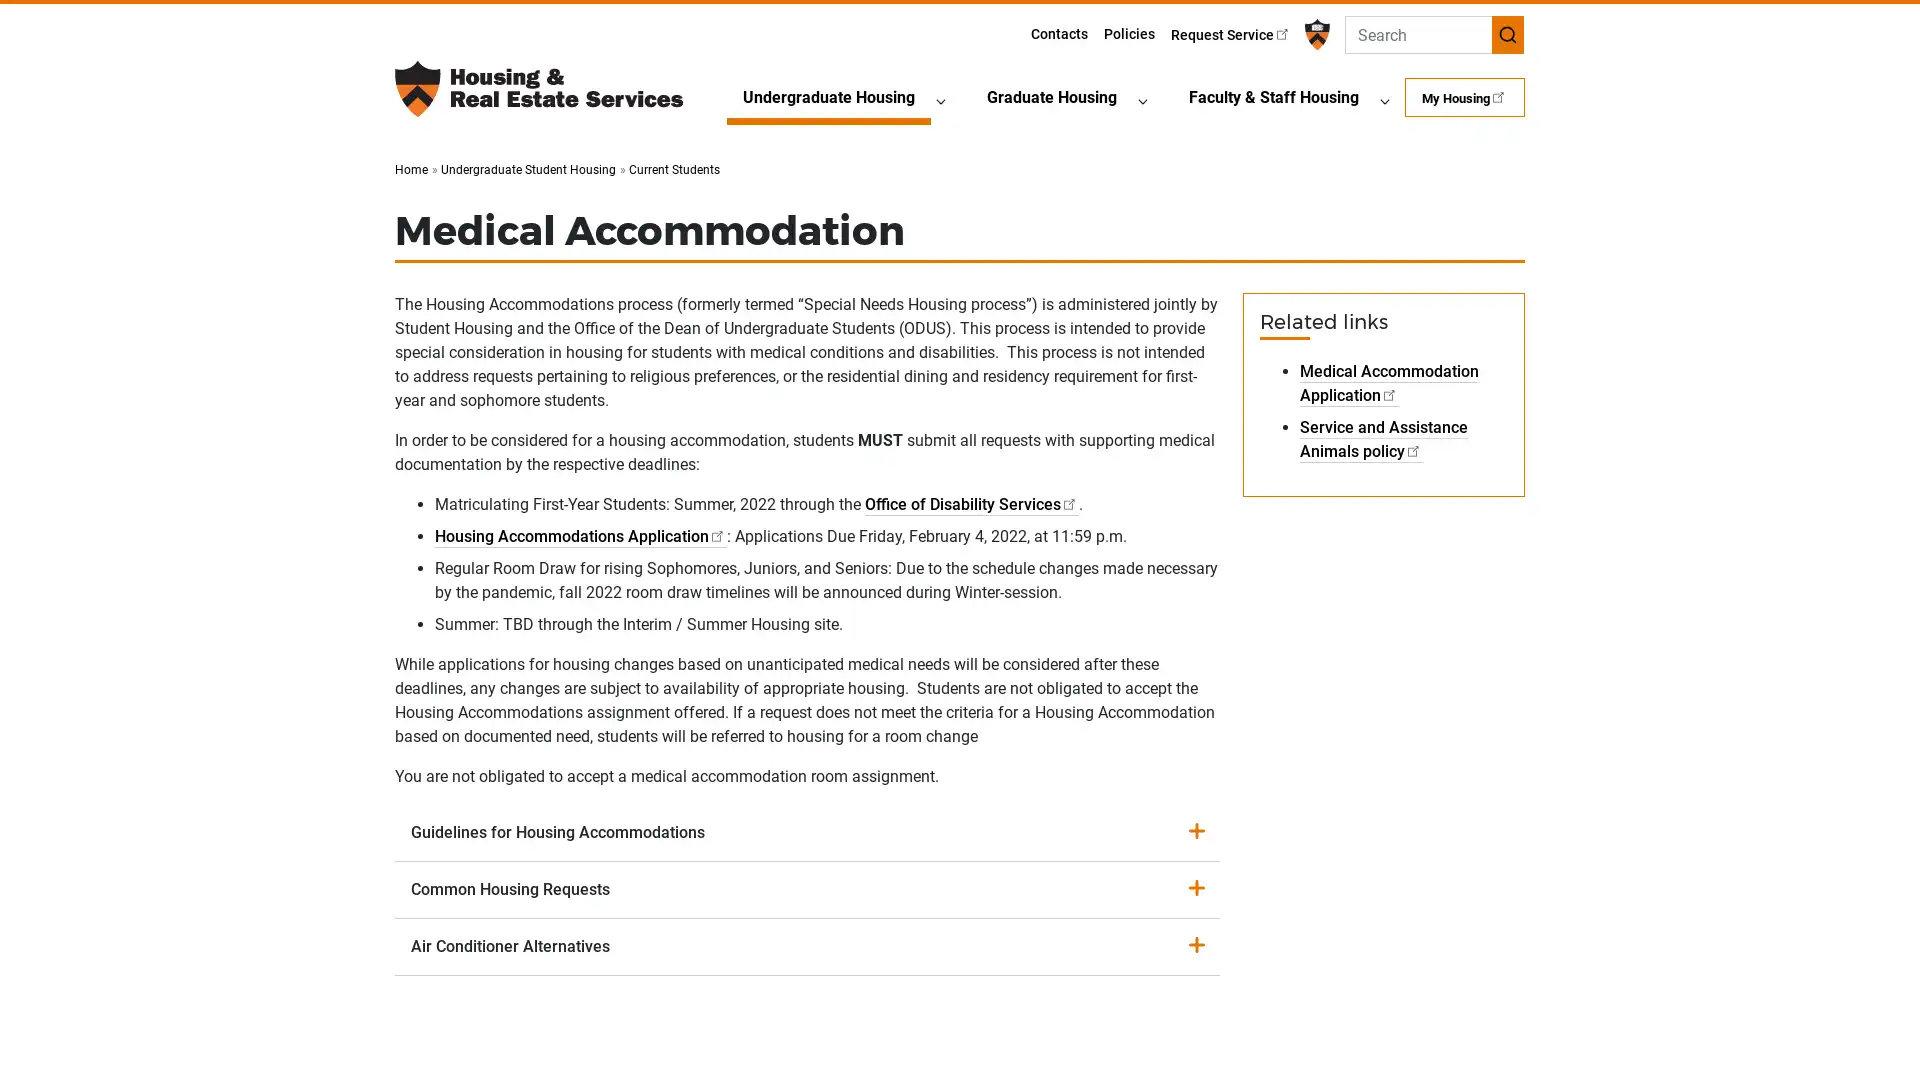 This screenshot has width=1920, height=1080. I want to click on Graduate HousingSubmenu, so click(1142, 101).